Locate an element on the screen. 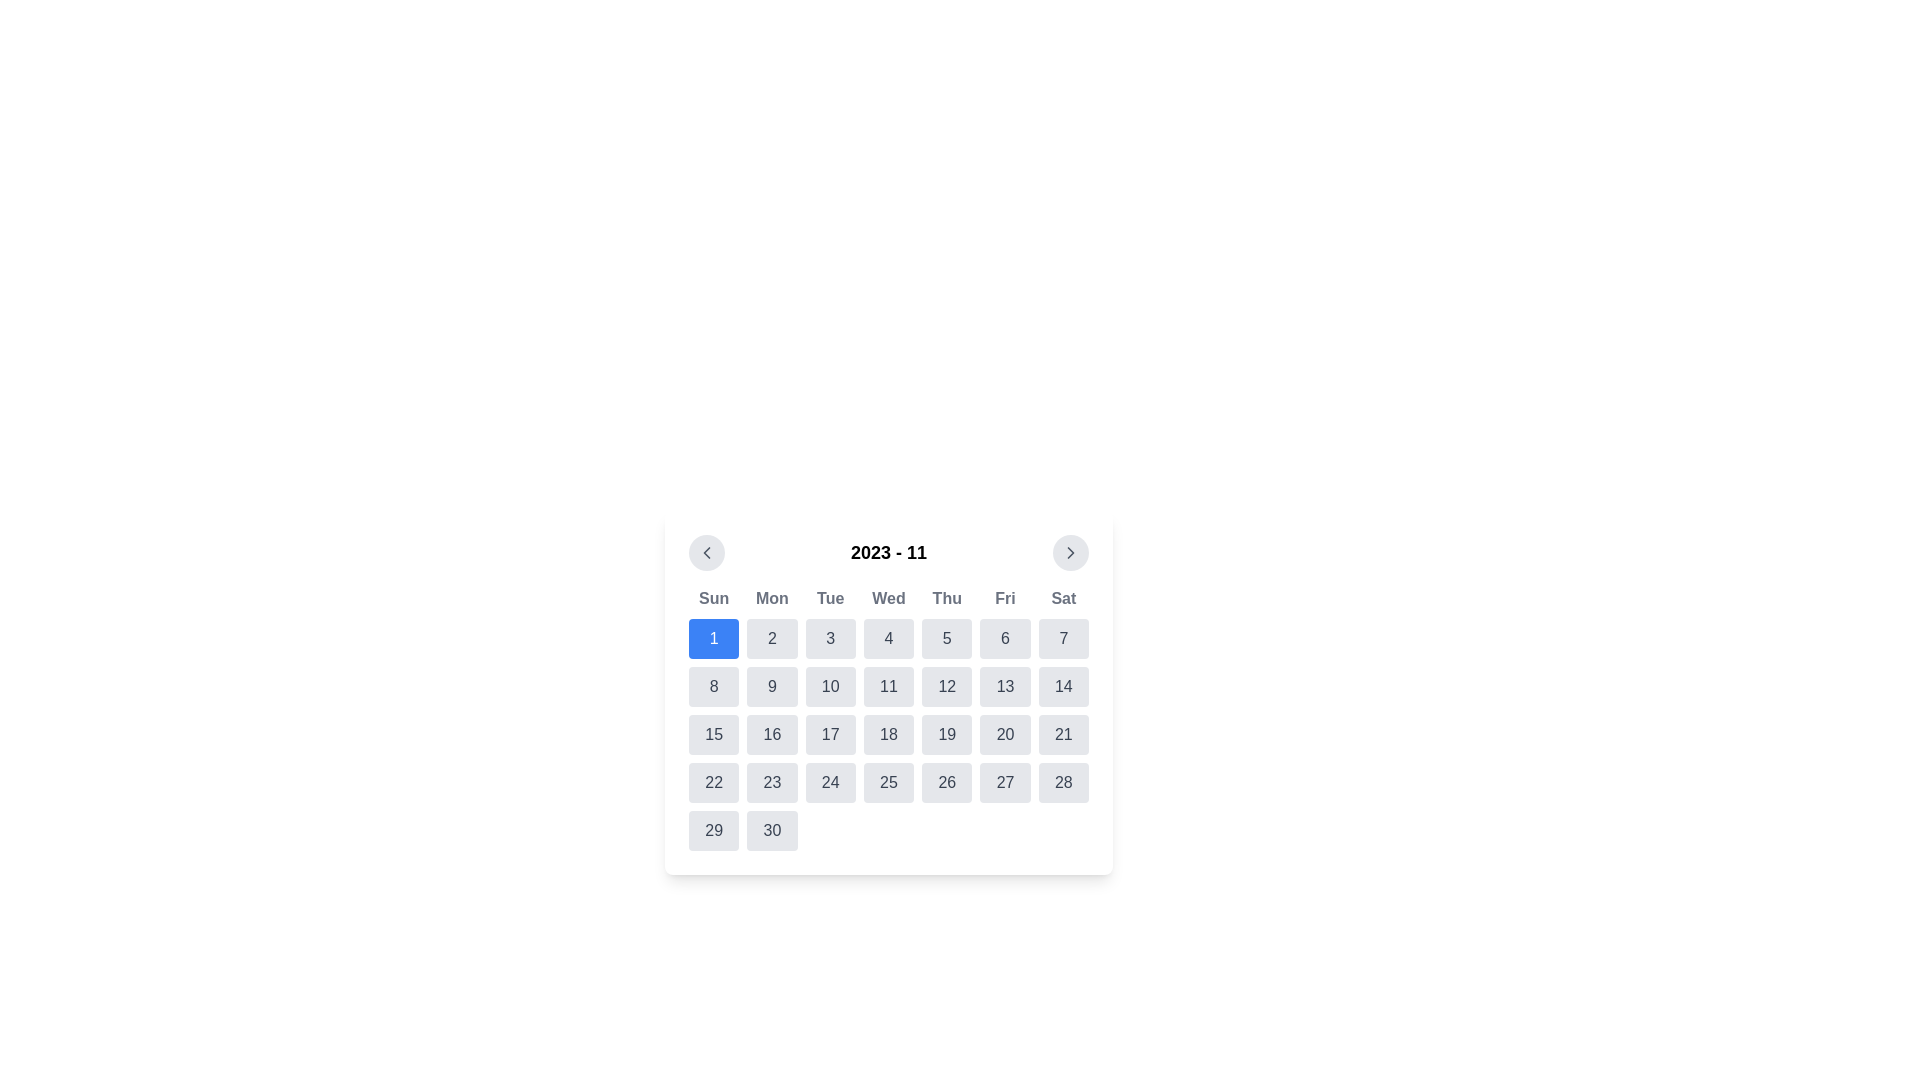  the rounded rectangular button with light gray background and text '21' is located at coordinates (1062, 735).